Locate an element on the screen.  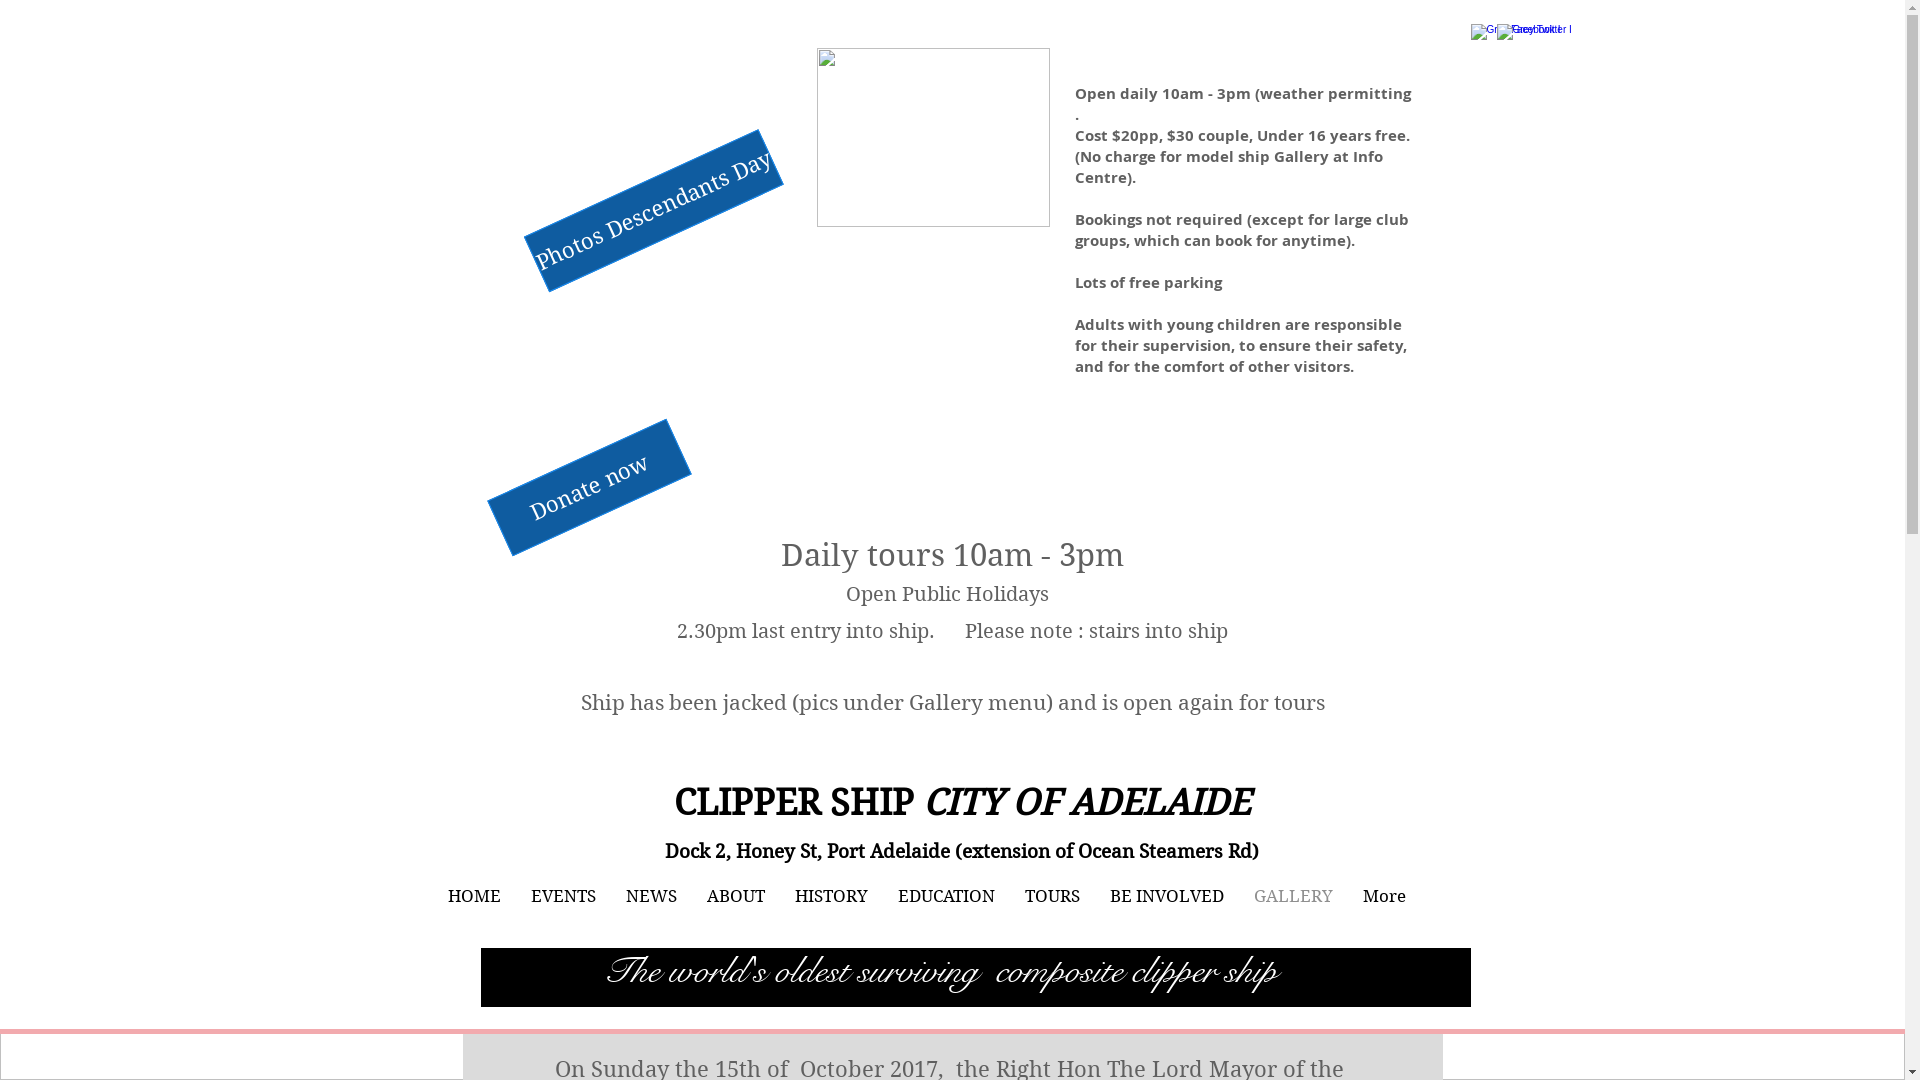
'HOME' is located at coordinates (472, 895).